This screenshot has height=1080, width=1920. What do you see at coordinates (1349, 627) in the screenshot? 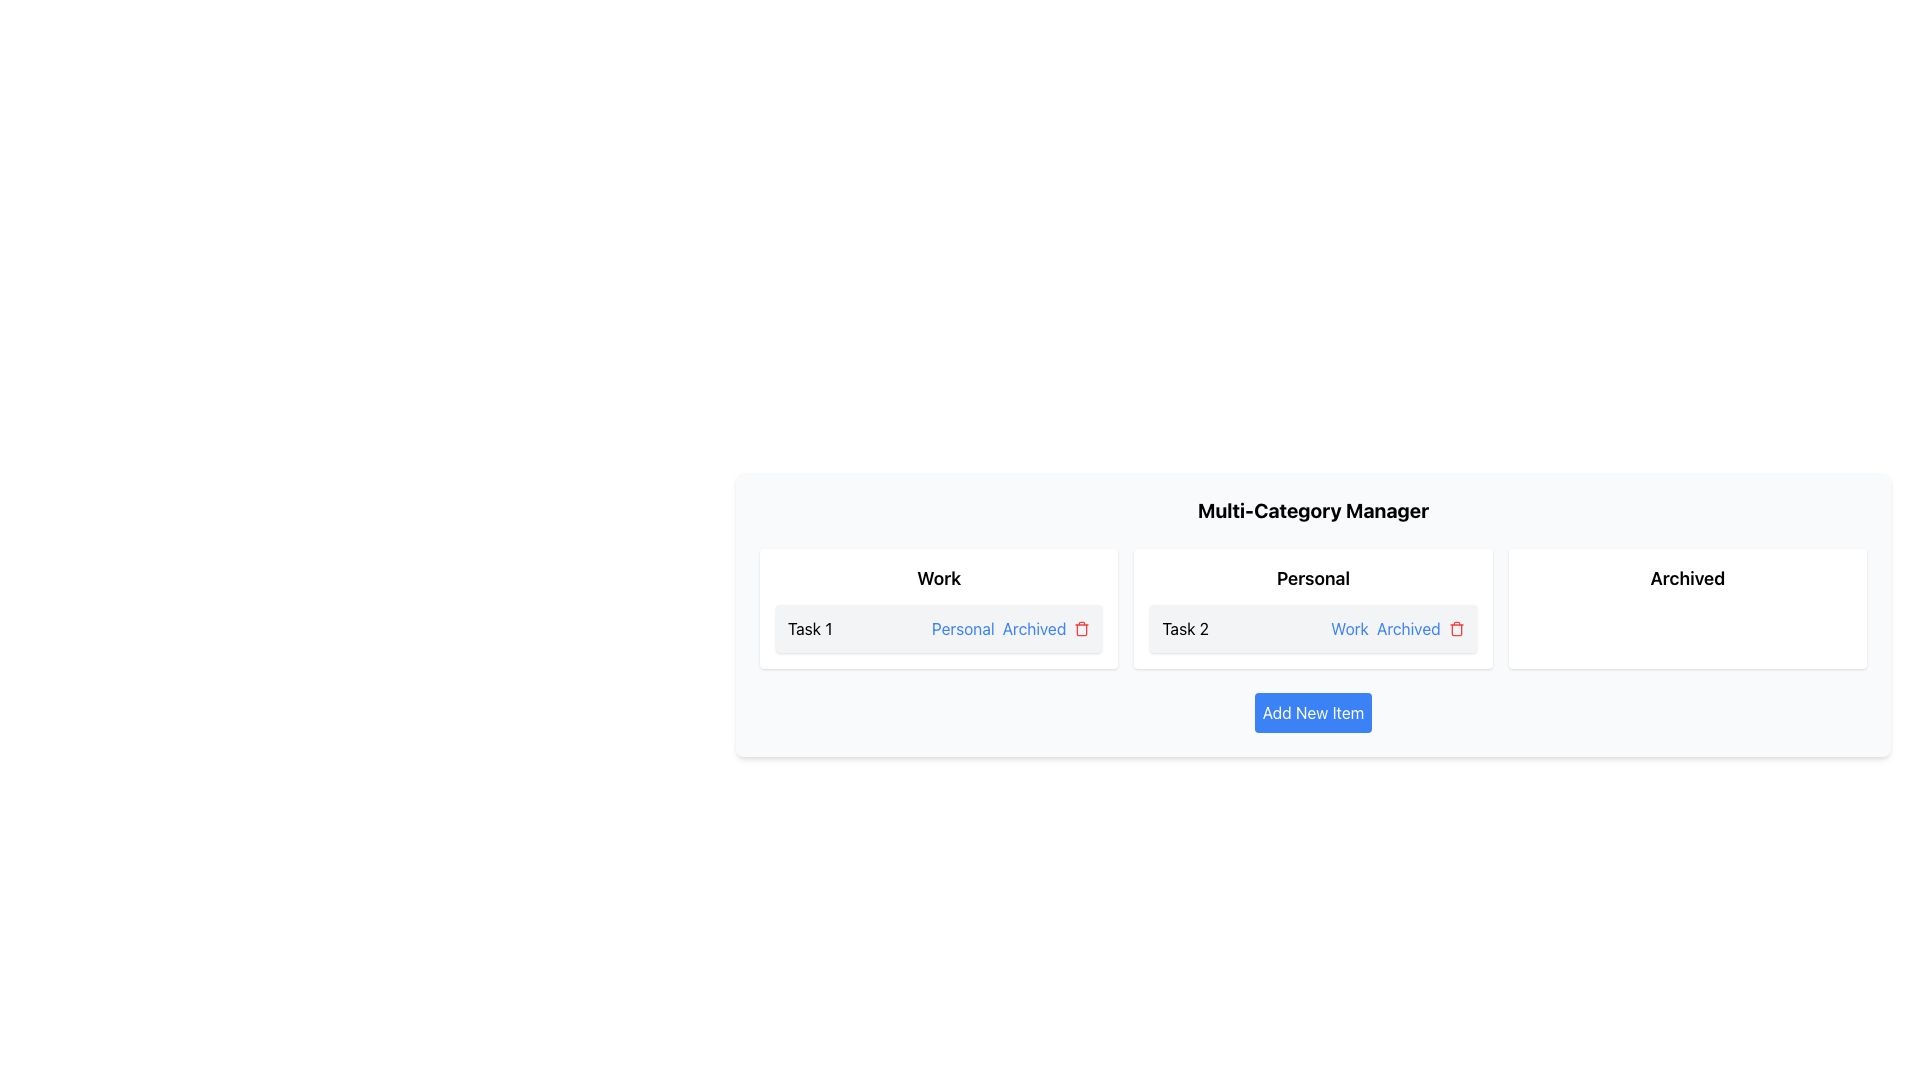
I see `the hyperlink labeled 'Work' located at the beginning of a sequence of text links under the 'Personal' header` at bounding box center [1349, 627].